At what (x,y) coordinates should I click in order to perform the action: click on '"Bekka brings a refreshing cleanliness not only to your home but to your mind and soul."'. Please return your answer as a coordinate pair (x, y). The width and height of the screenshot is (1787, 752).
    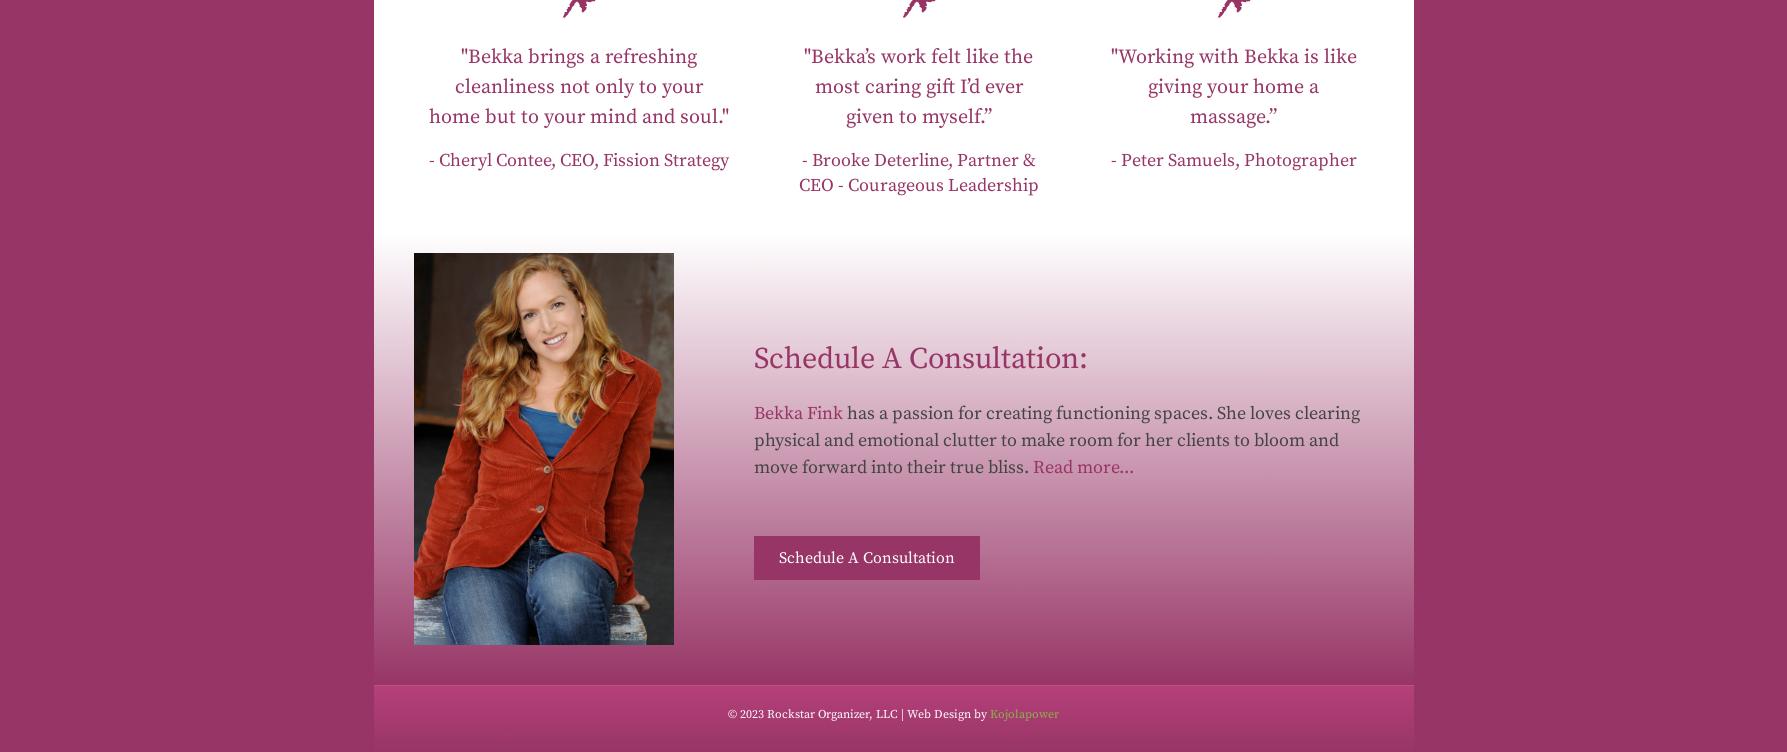
    Looking at the image, I should click on (576, 86).